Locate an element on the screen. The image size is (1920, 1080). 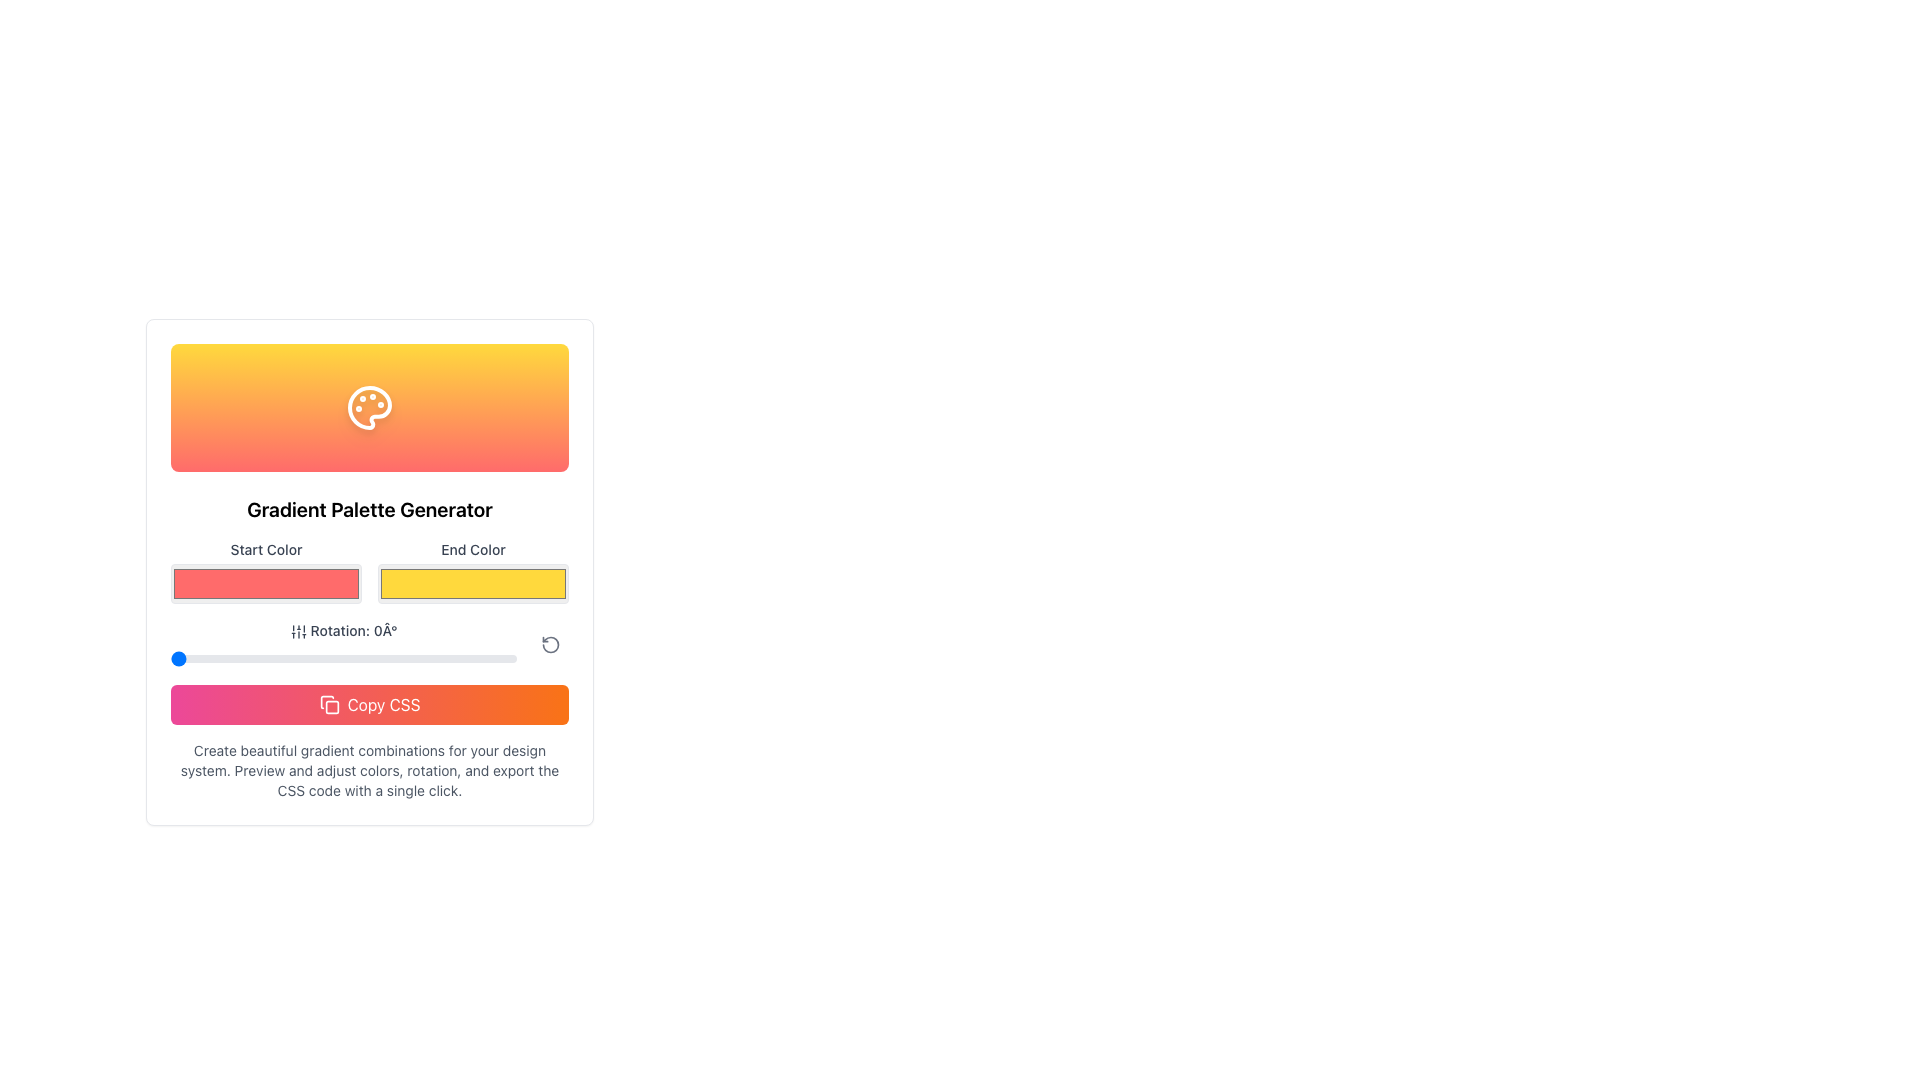
the 'Copy CSS' button located in the Configuration panel of the 'Gradient Palette Generator' interface to copy the CSS code is located at coordinates (369, 670).